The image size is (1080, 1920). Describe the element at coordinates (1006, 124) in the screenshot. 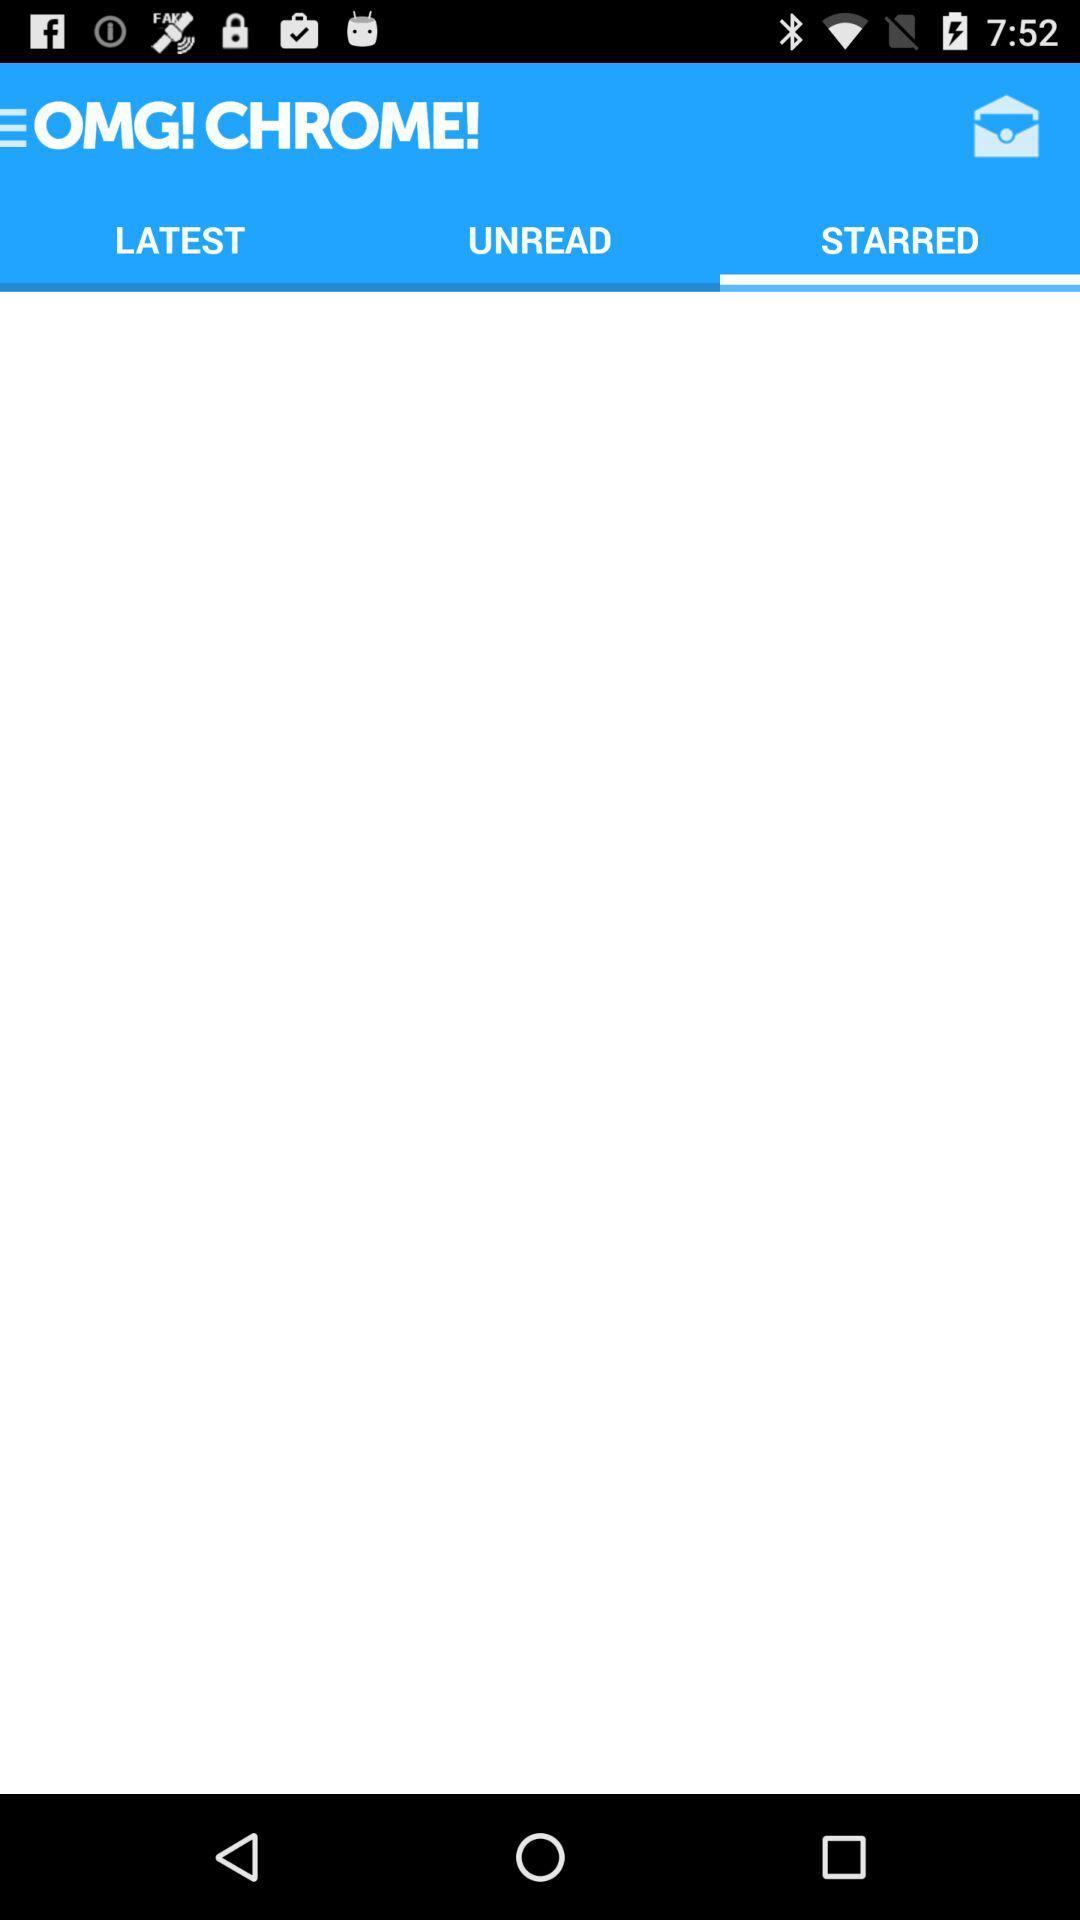

I see `the item above the starred icon` at that location.